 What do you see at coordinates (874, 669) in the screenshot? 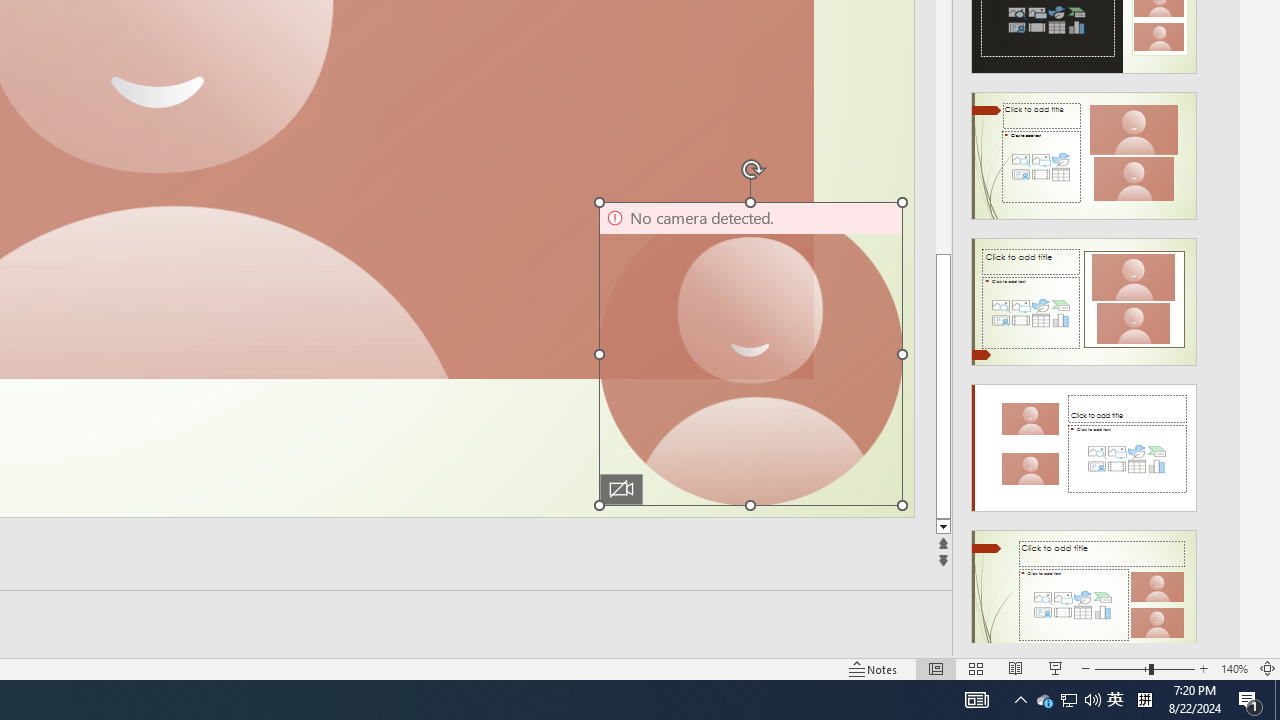
I see `'Notes '` at bounding box center [874, 669].